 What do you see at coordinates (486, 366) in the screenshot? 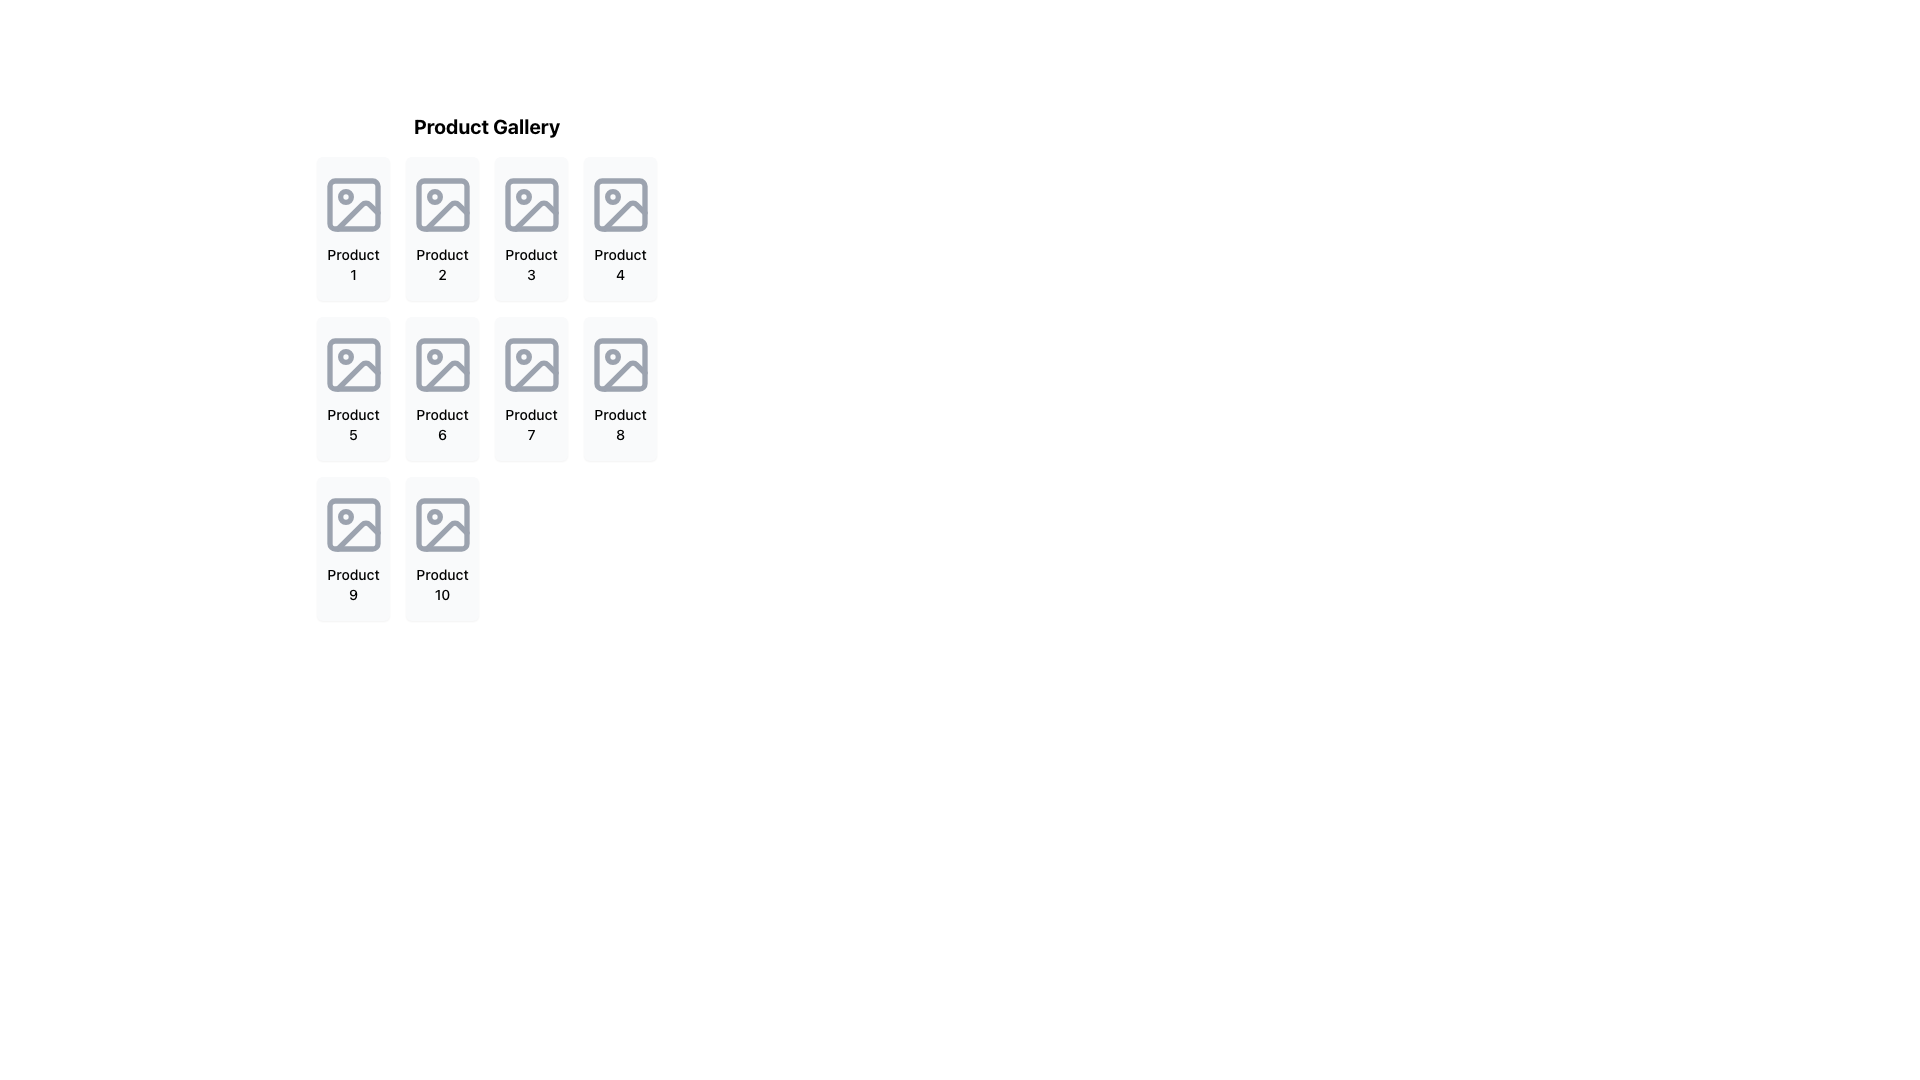
I see `the image placeholder in the 'Product Gallery' UI Card, specifically the seventh element in the grid layout` at bounding box center [486, 366].